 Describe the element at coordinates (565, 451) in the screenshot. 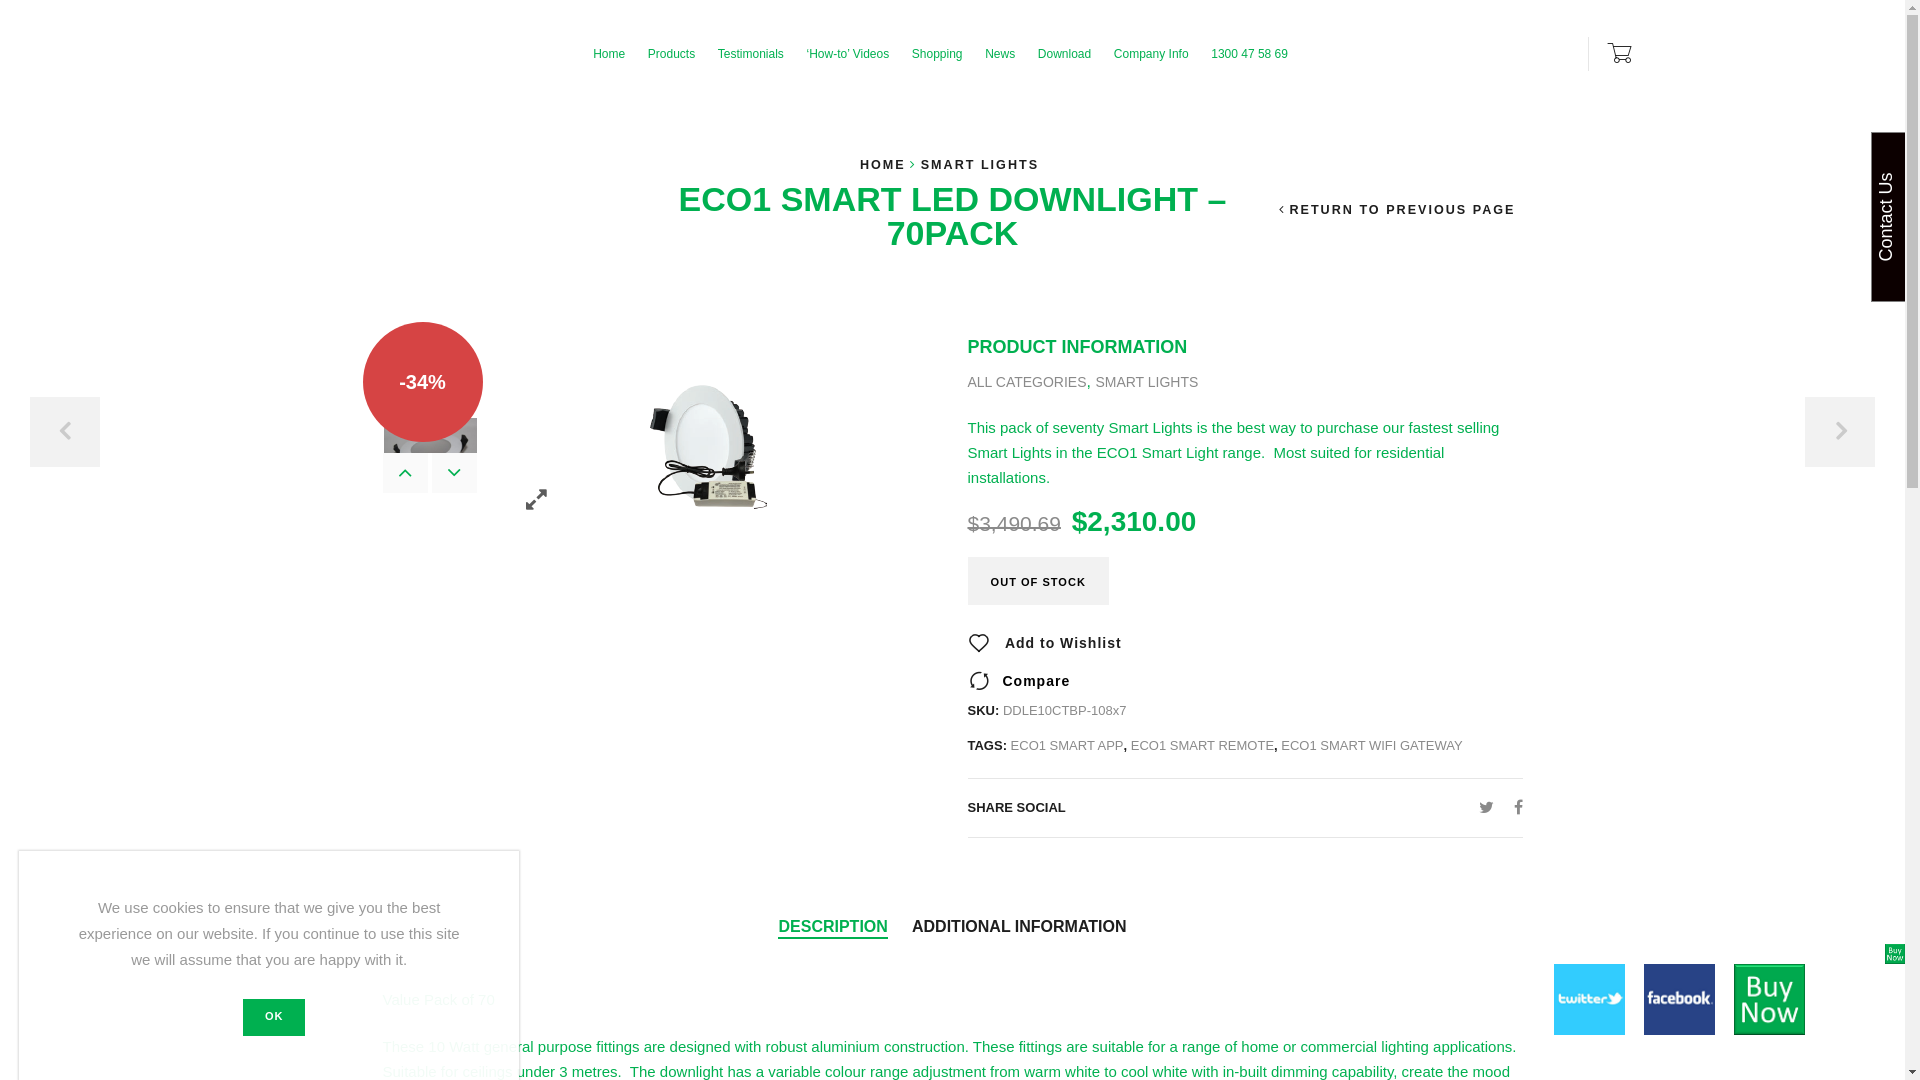

I see `'G-Smart Pg2 Products DDLE10'` at that location.